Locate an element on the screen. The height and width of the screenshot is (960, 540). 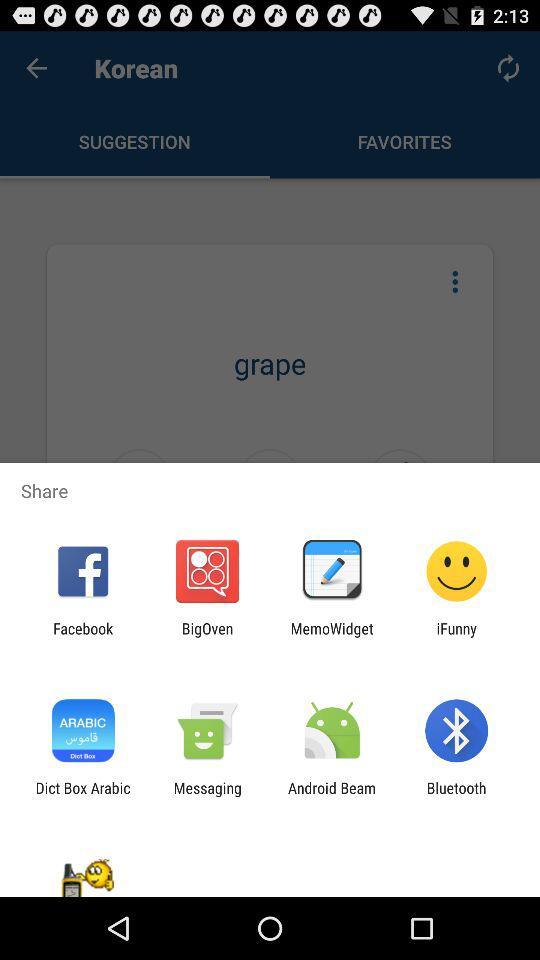
icon to the left of memowidget is located at coordinates (206, 636).